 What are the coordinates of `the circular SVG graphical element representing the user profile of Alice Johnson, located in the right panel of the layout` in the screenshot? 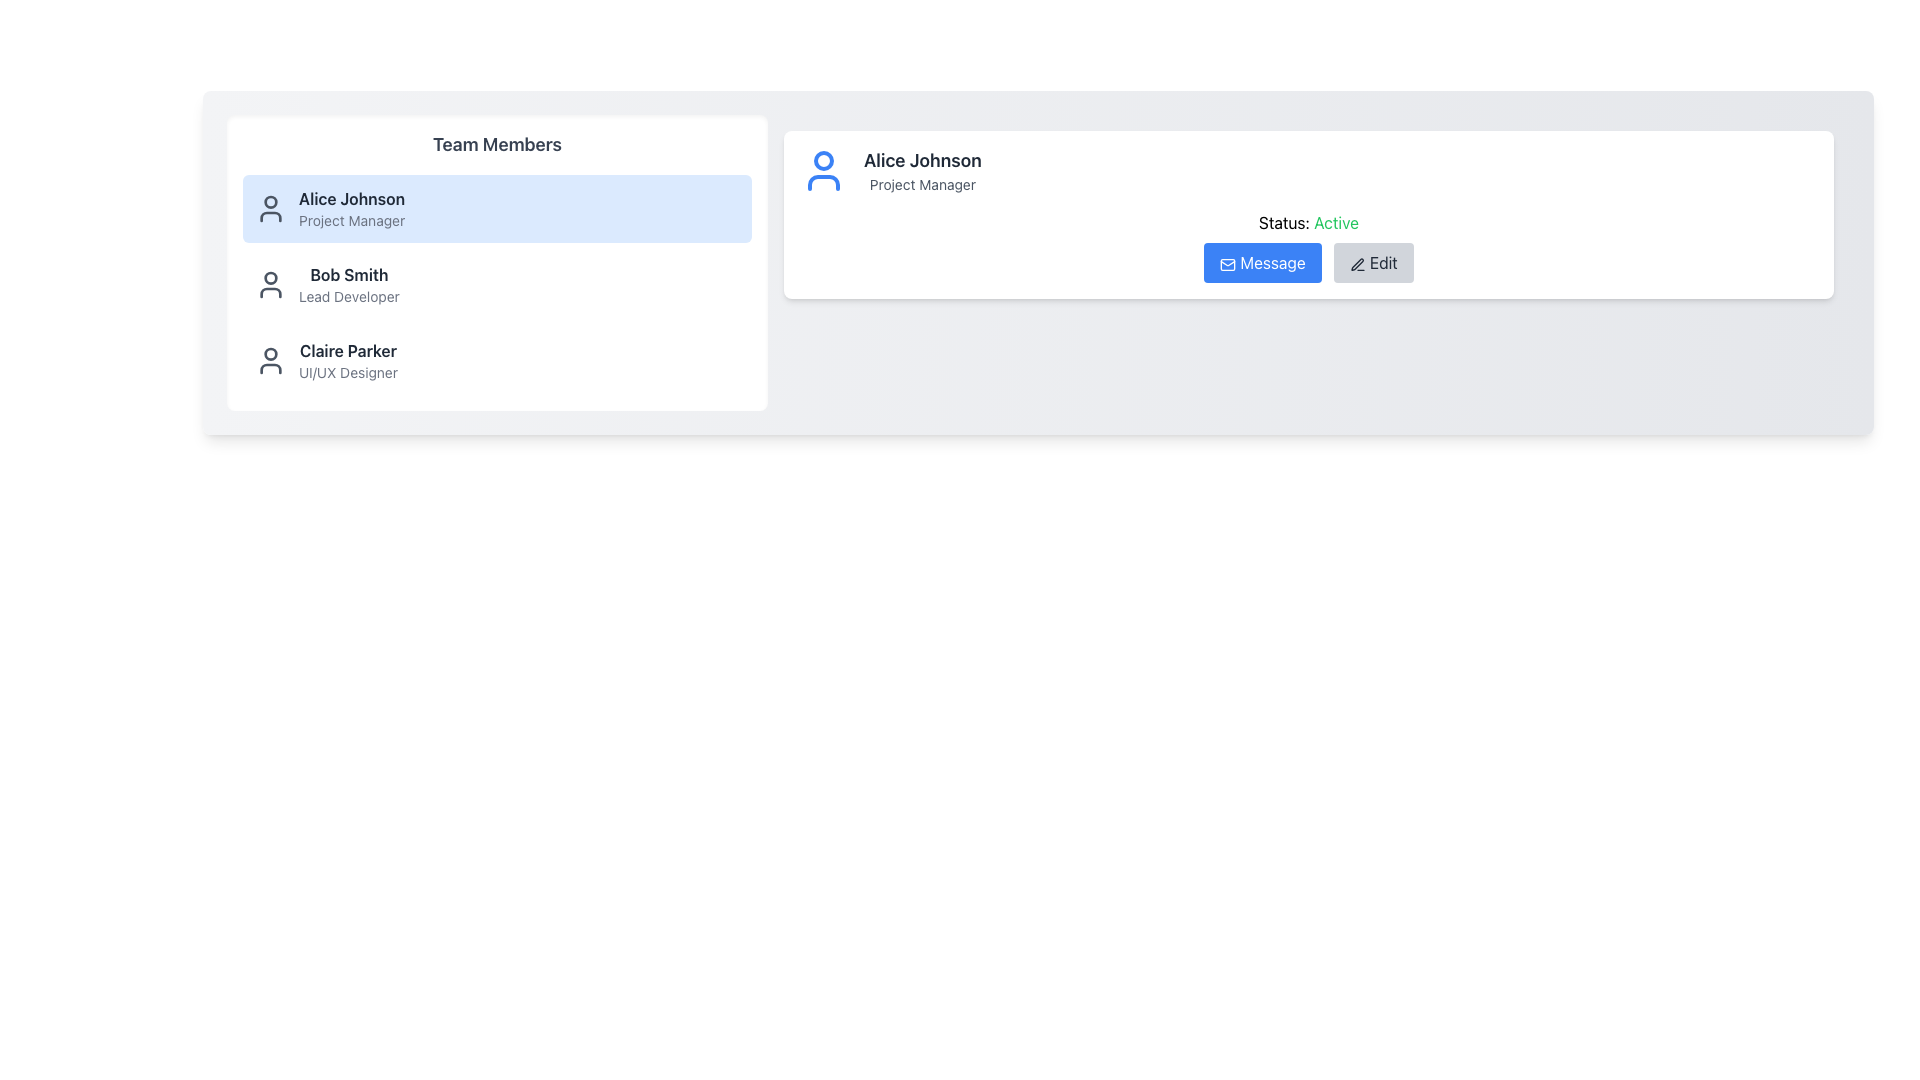 It's located at (824, 160).